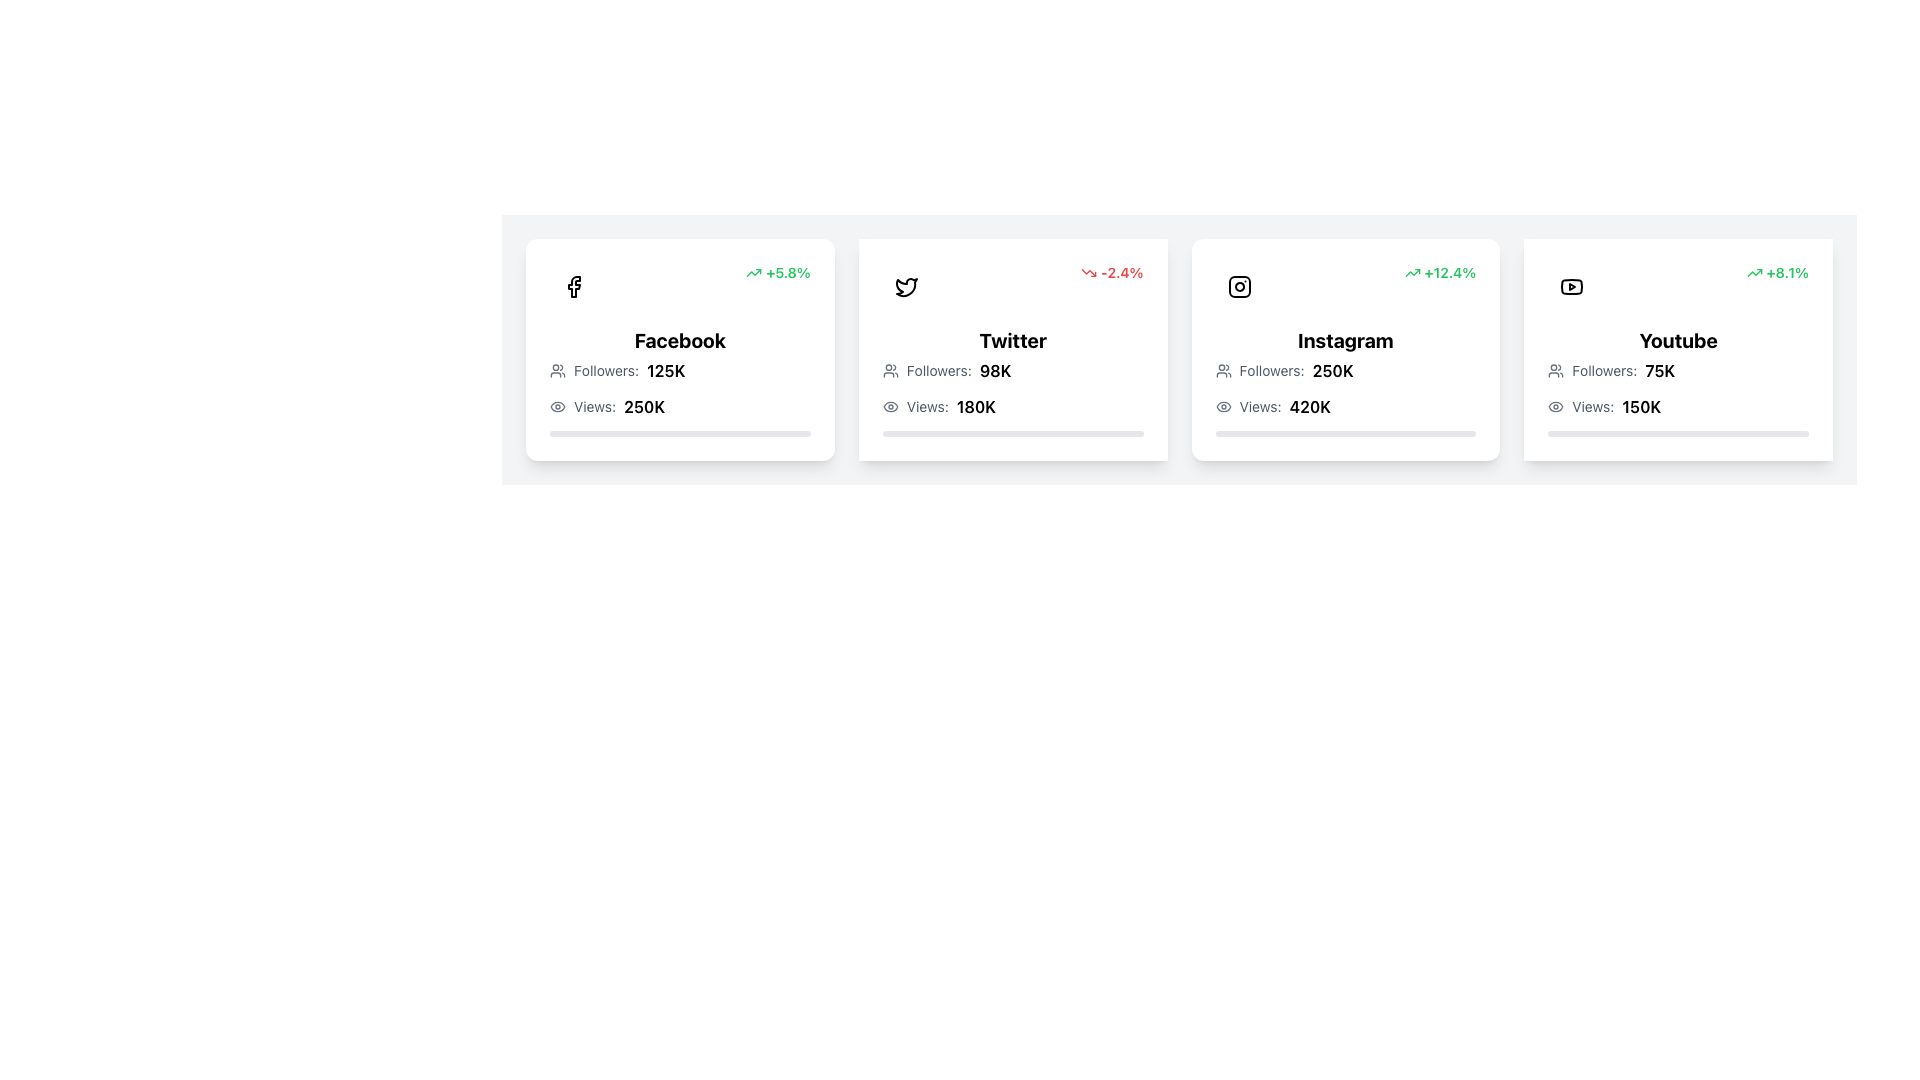  I want to click on the progress bar located under the 'Views: 180K' label within the 'Twitter' card, which is the second card from the left, so click(1013, 433).